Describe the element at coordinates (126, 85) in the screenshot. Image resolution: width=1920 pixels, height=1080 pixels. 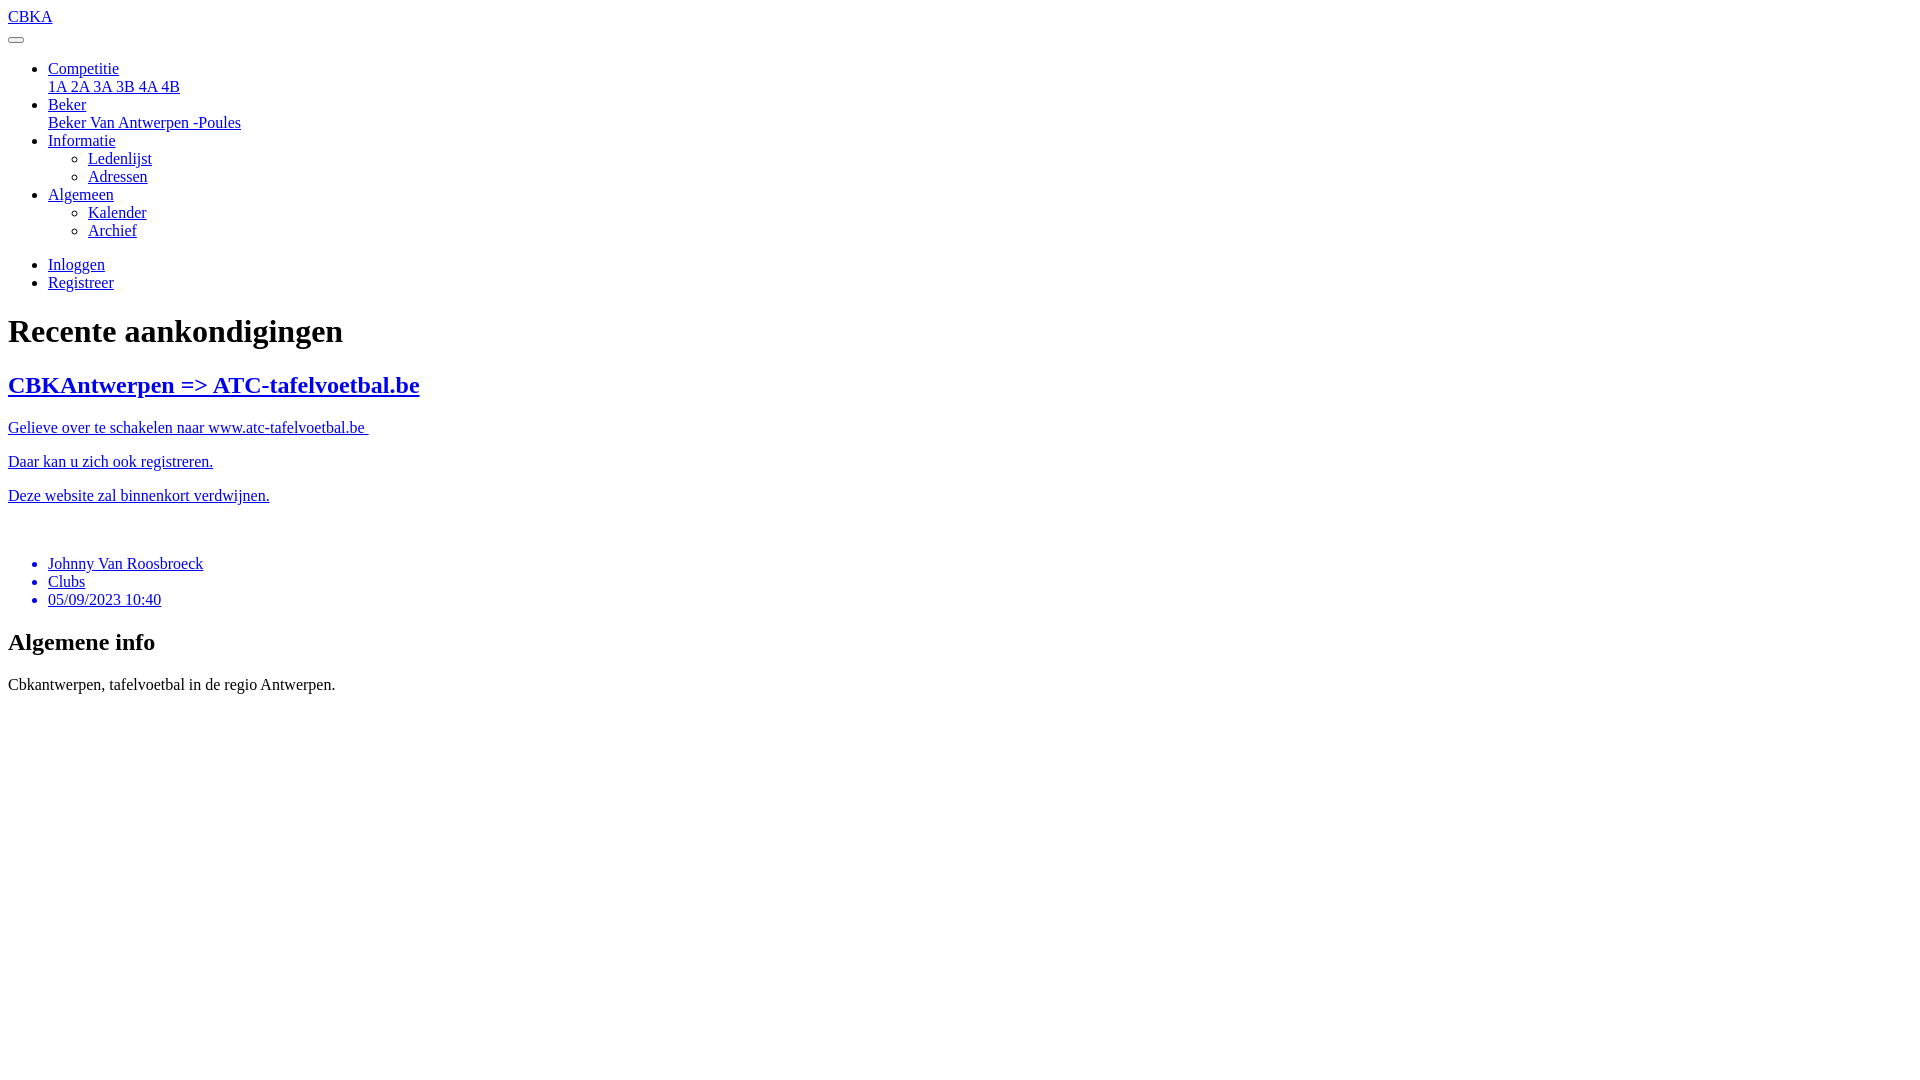
I see `'3B'` at that location.